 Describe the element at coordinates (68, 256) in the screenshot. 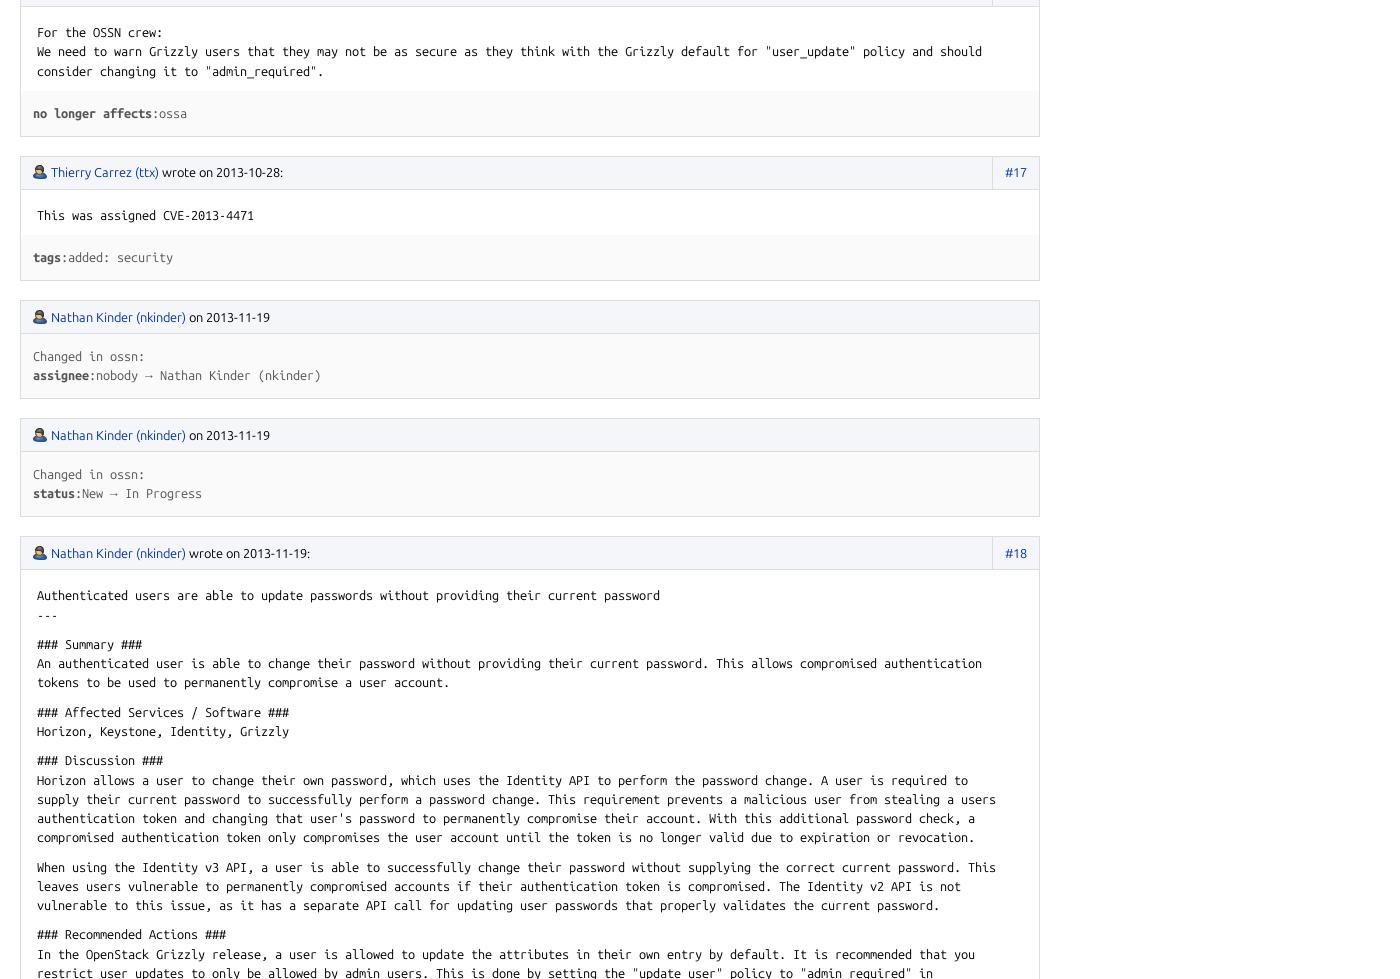

I see `'added: security'` at that location.